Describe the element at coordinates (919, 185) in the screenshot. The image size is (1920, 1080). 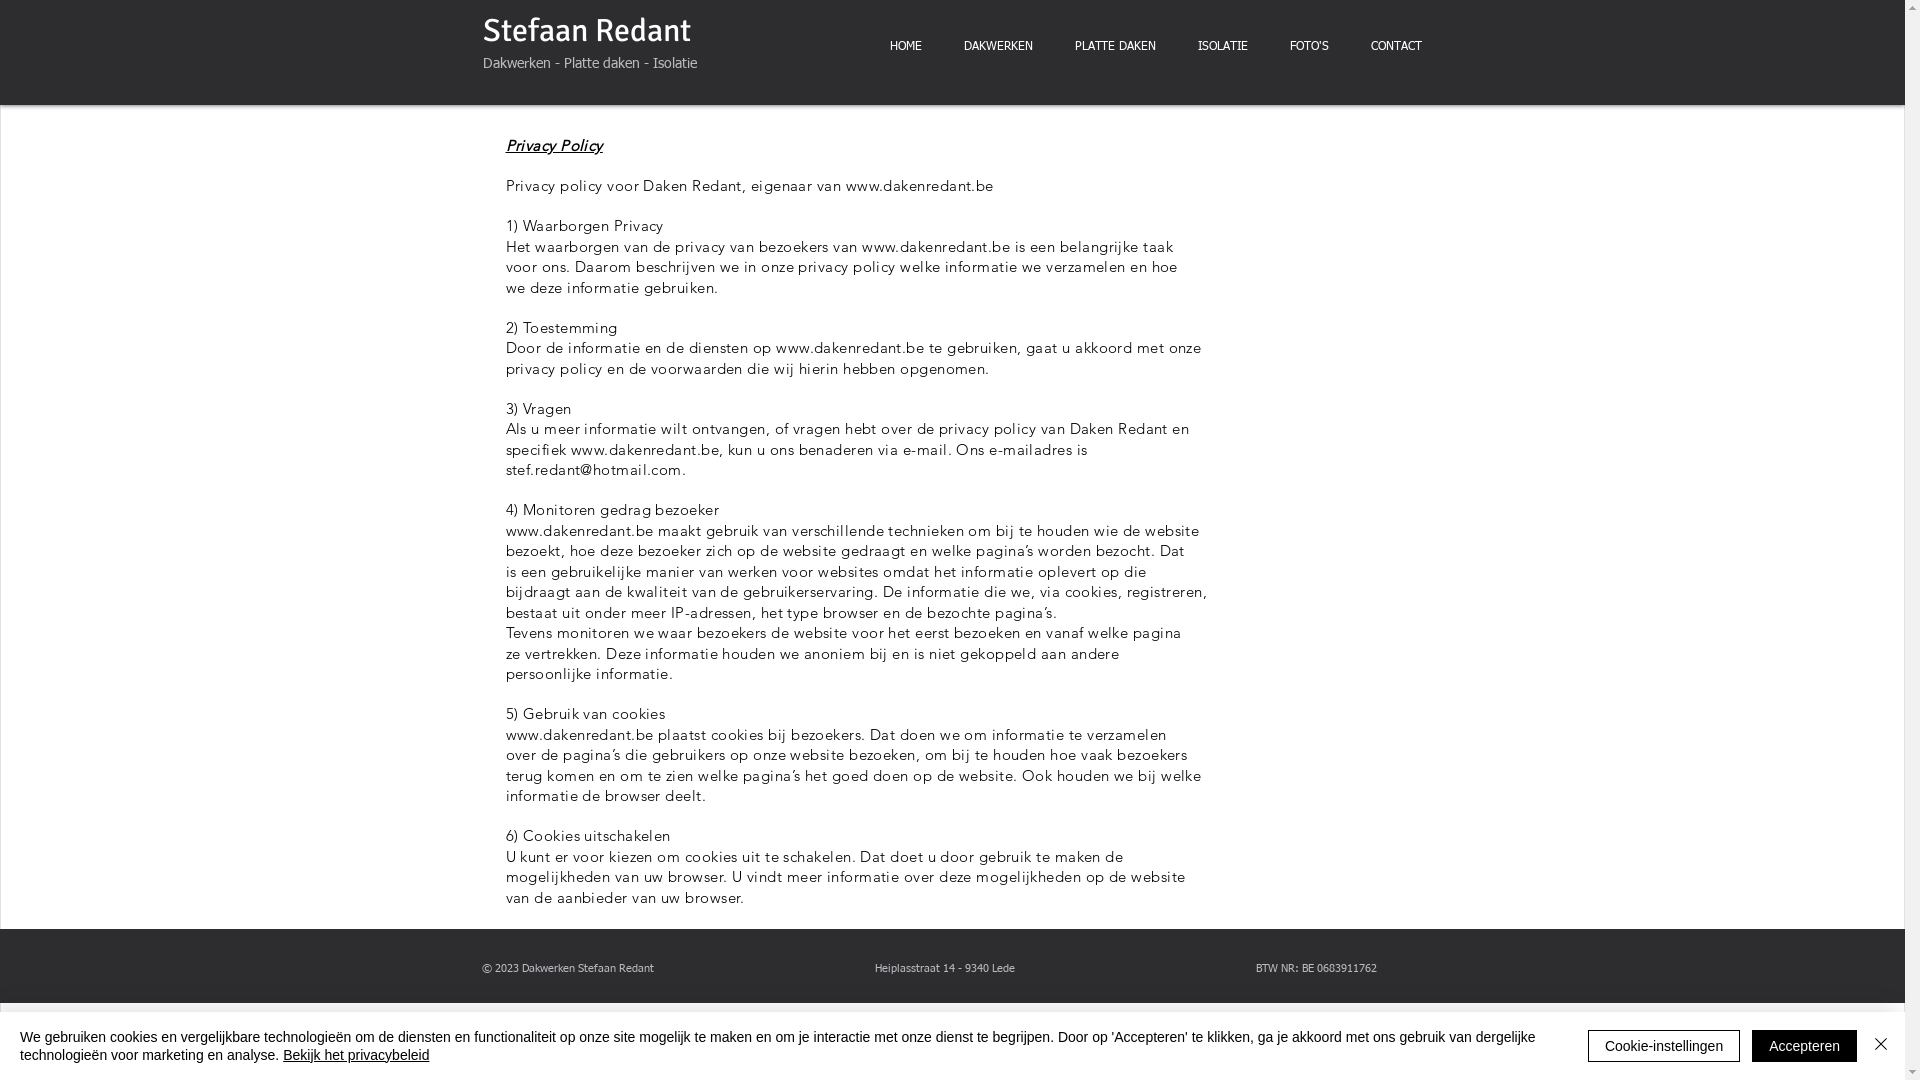
I see `'www.dakenredant.be'` at that location.